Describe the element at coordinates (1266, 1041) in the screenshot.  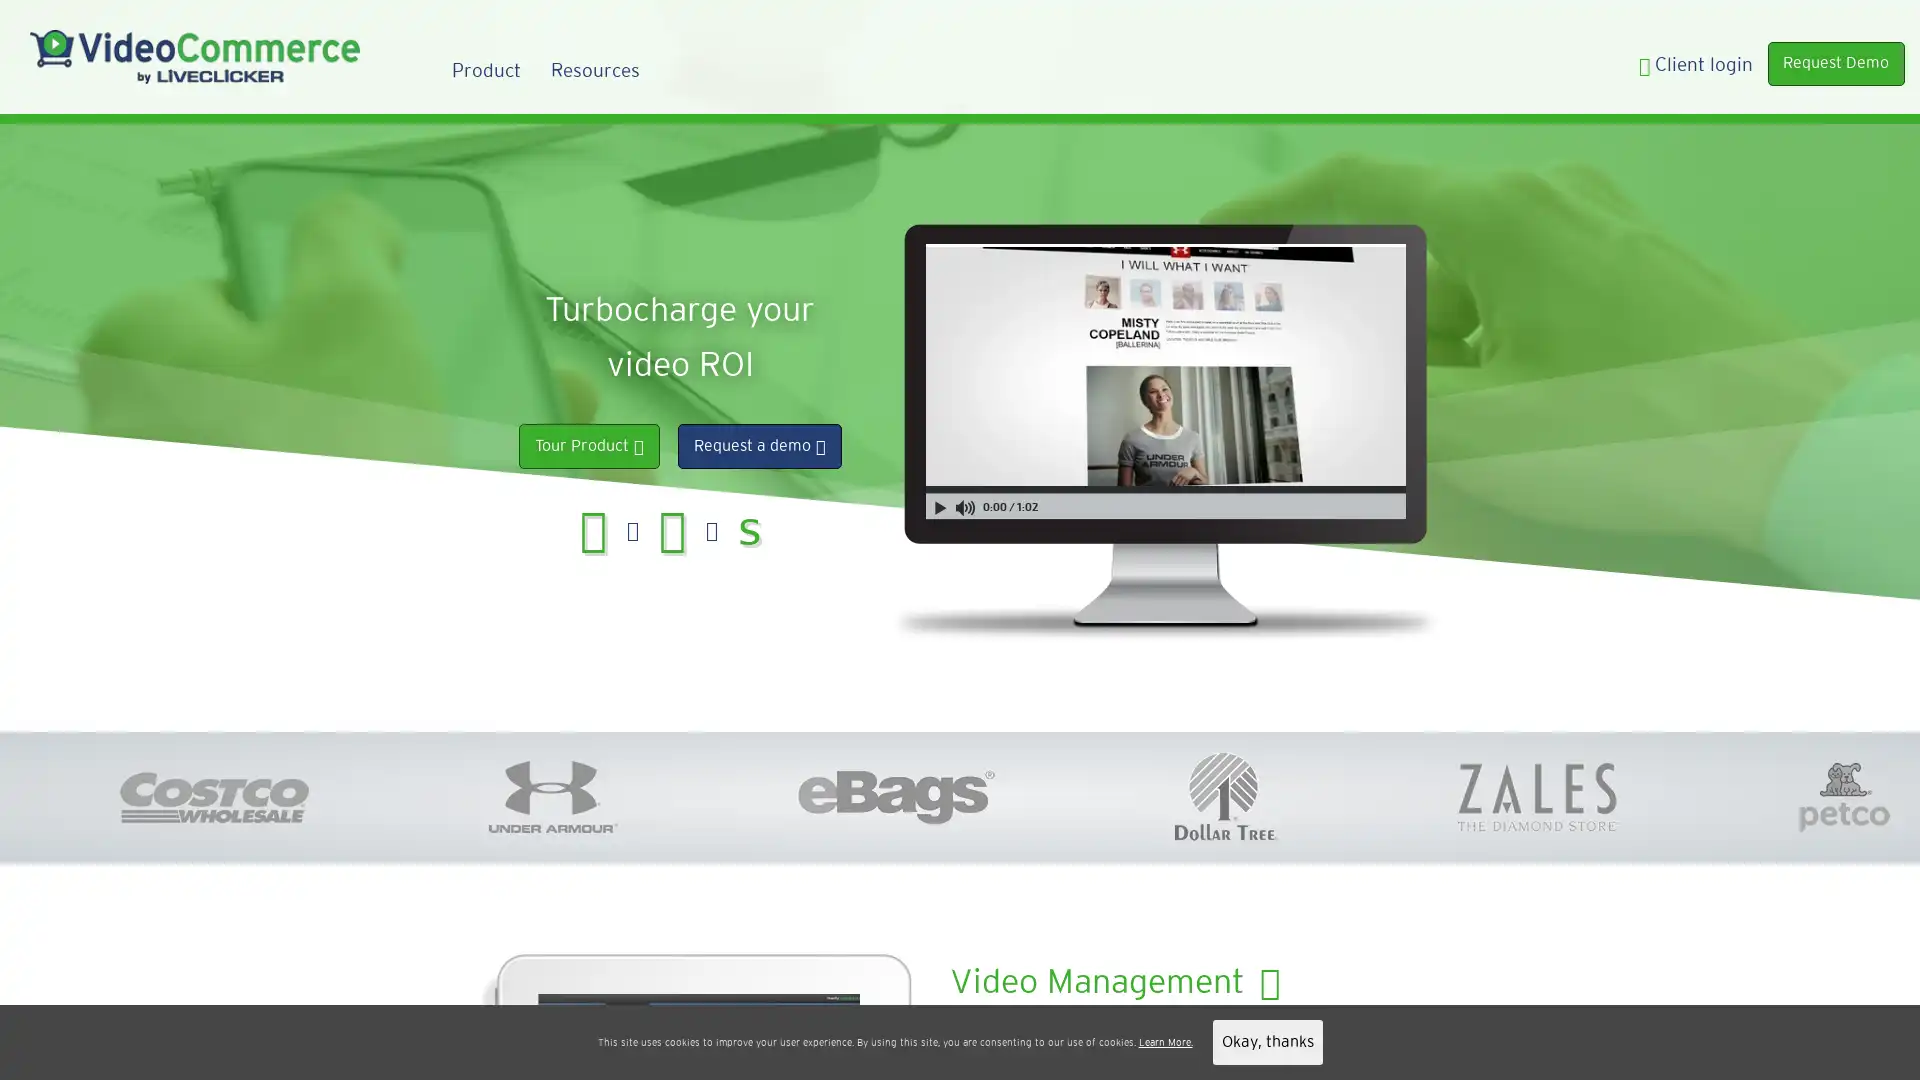
I see `Okay, thanks` at that location.